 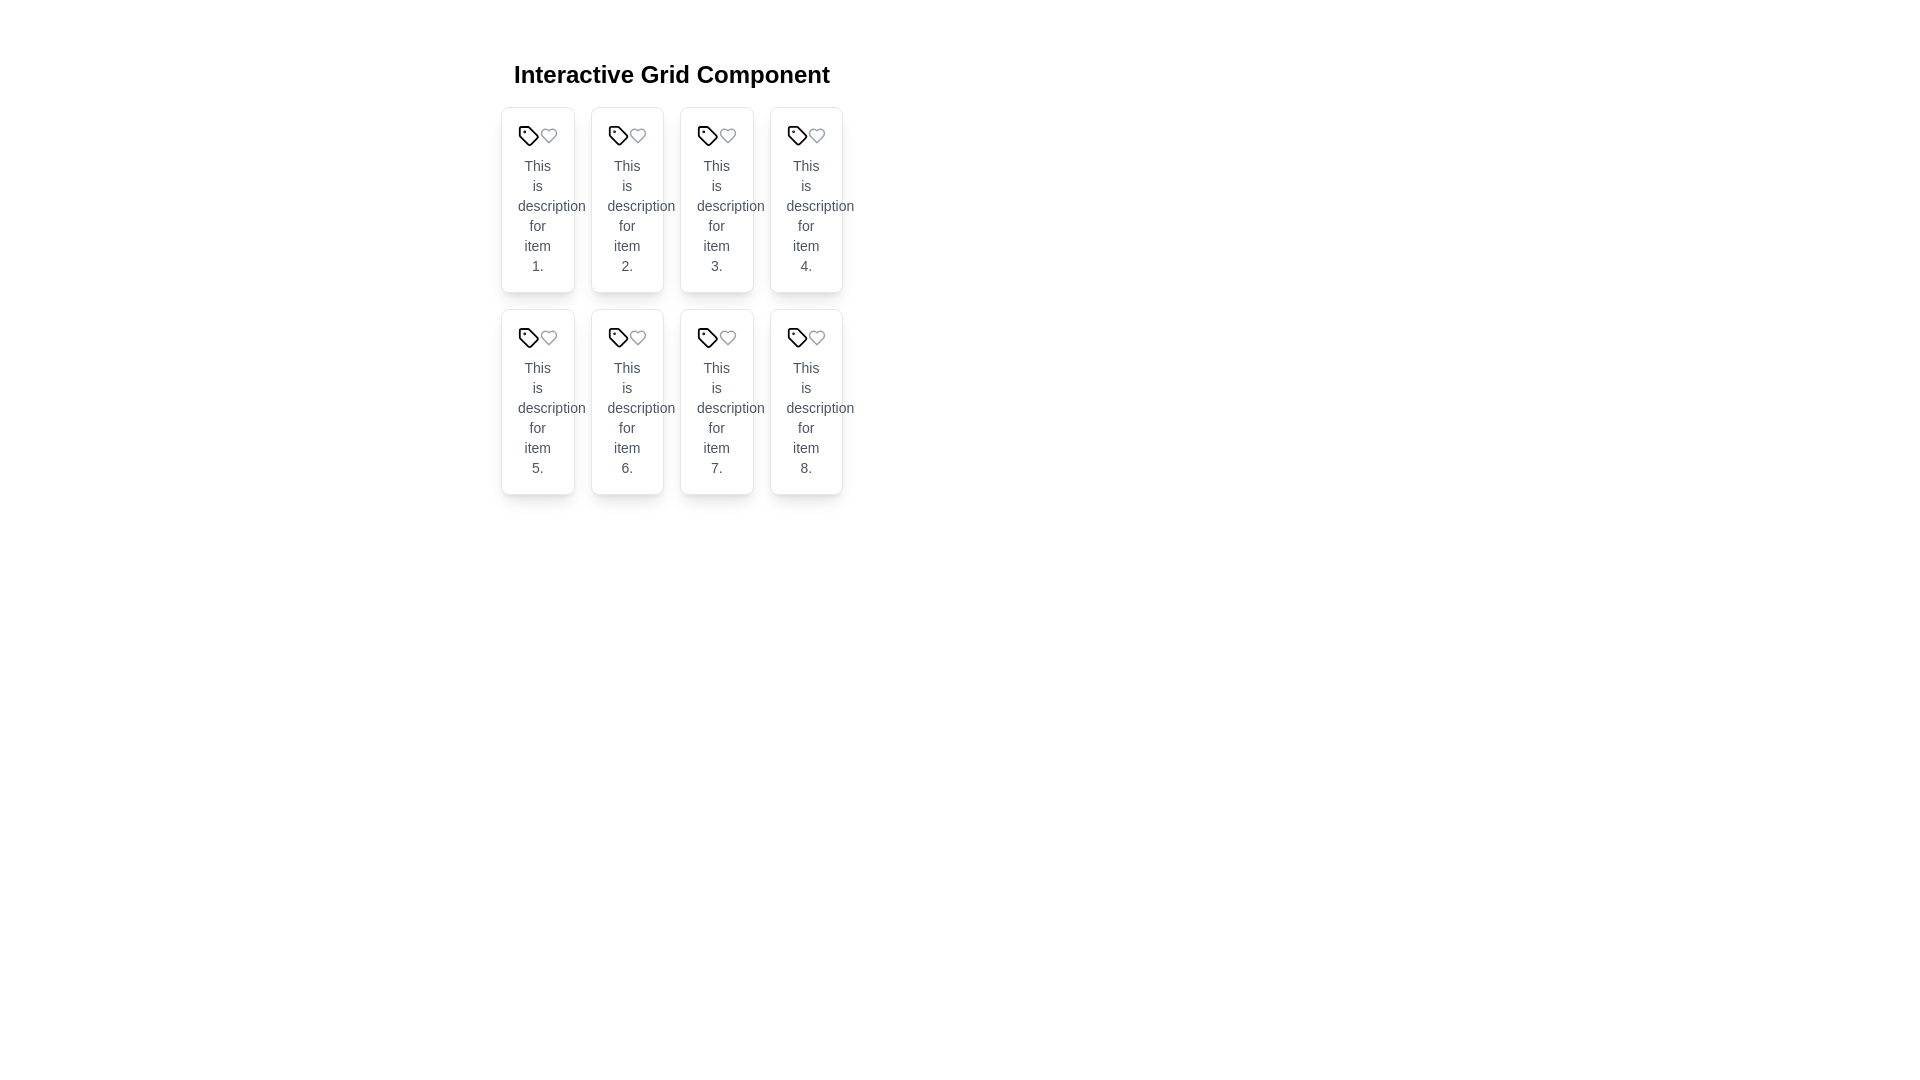 What do you see at coordinates (726, 135) in the screenshot?
I see `the heart icon located in the top-right corner of the third card in a grid of eight cards, which functions as a favorite or like button` at bounding box center [726, 135].